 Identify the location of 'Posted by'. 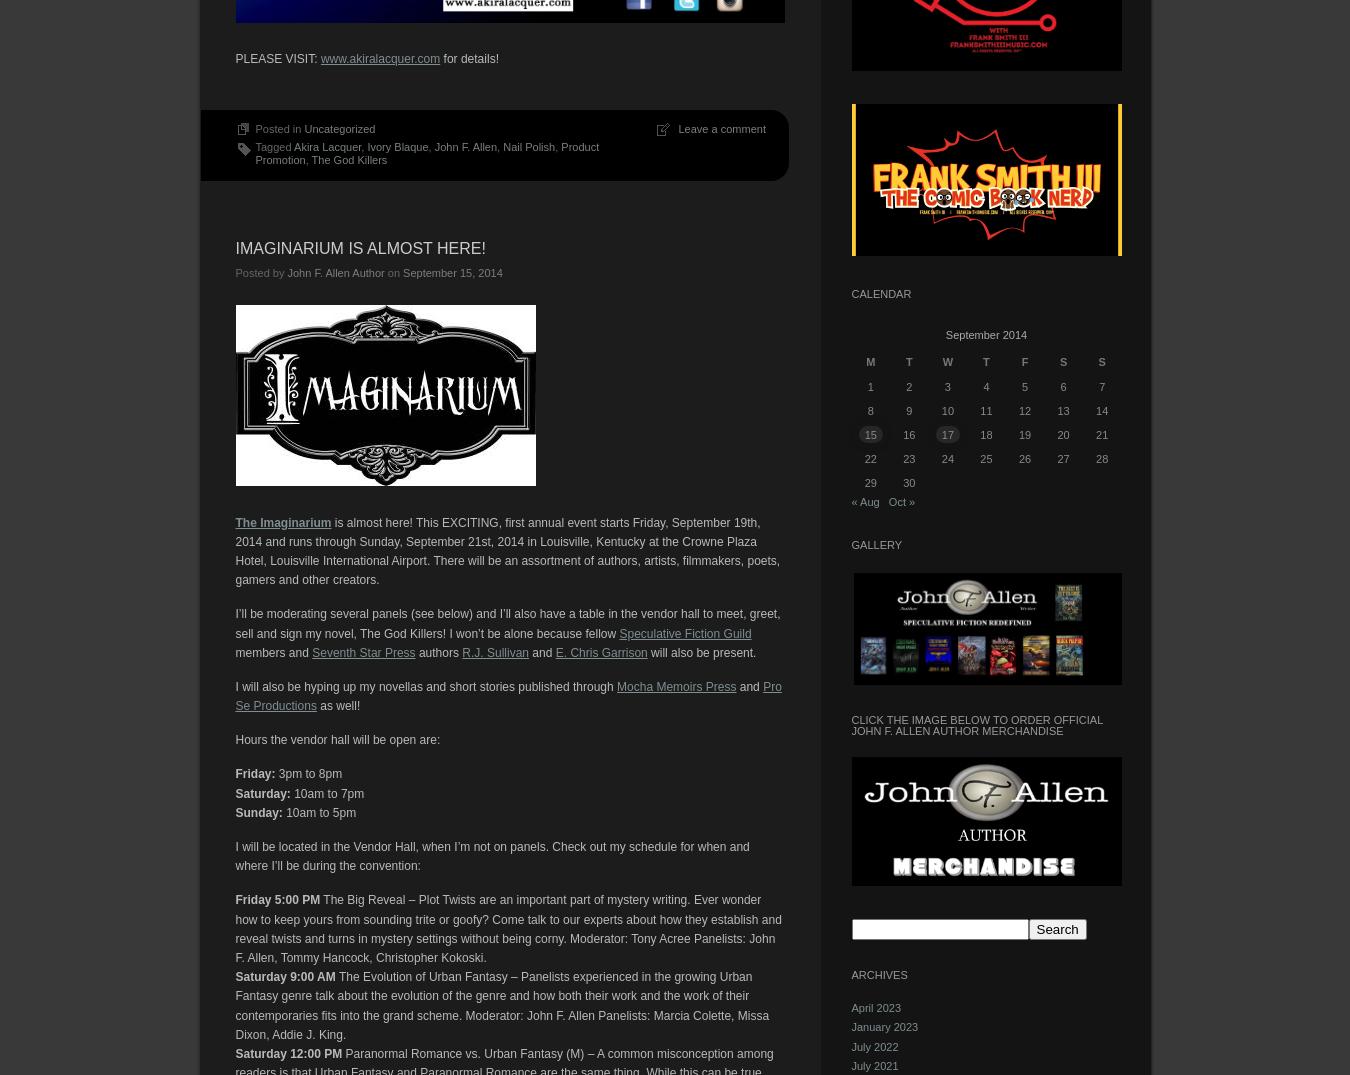
(259, 273).